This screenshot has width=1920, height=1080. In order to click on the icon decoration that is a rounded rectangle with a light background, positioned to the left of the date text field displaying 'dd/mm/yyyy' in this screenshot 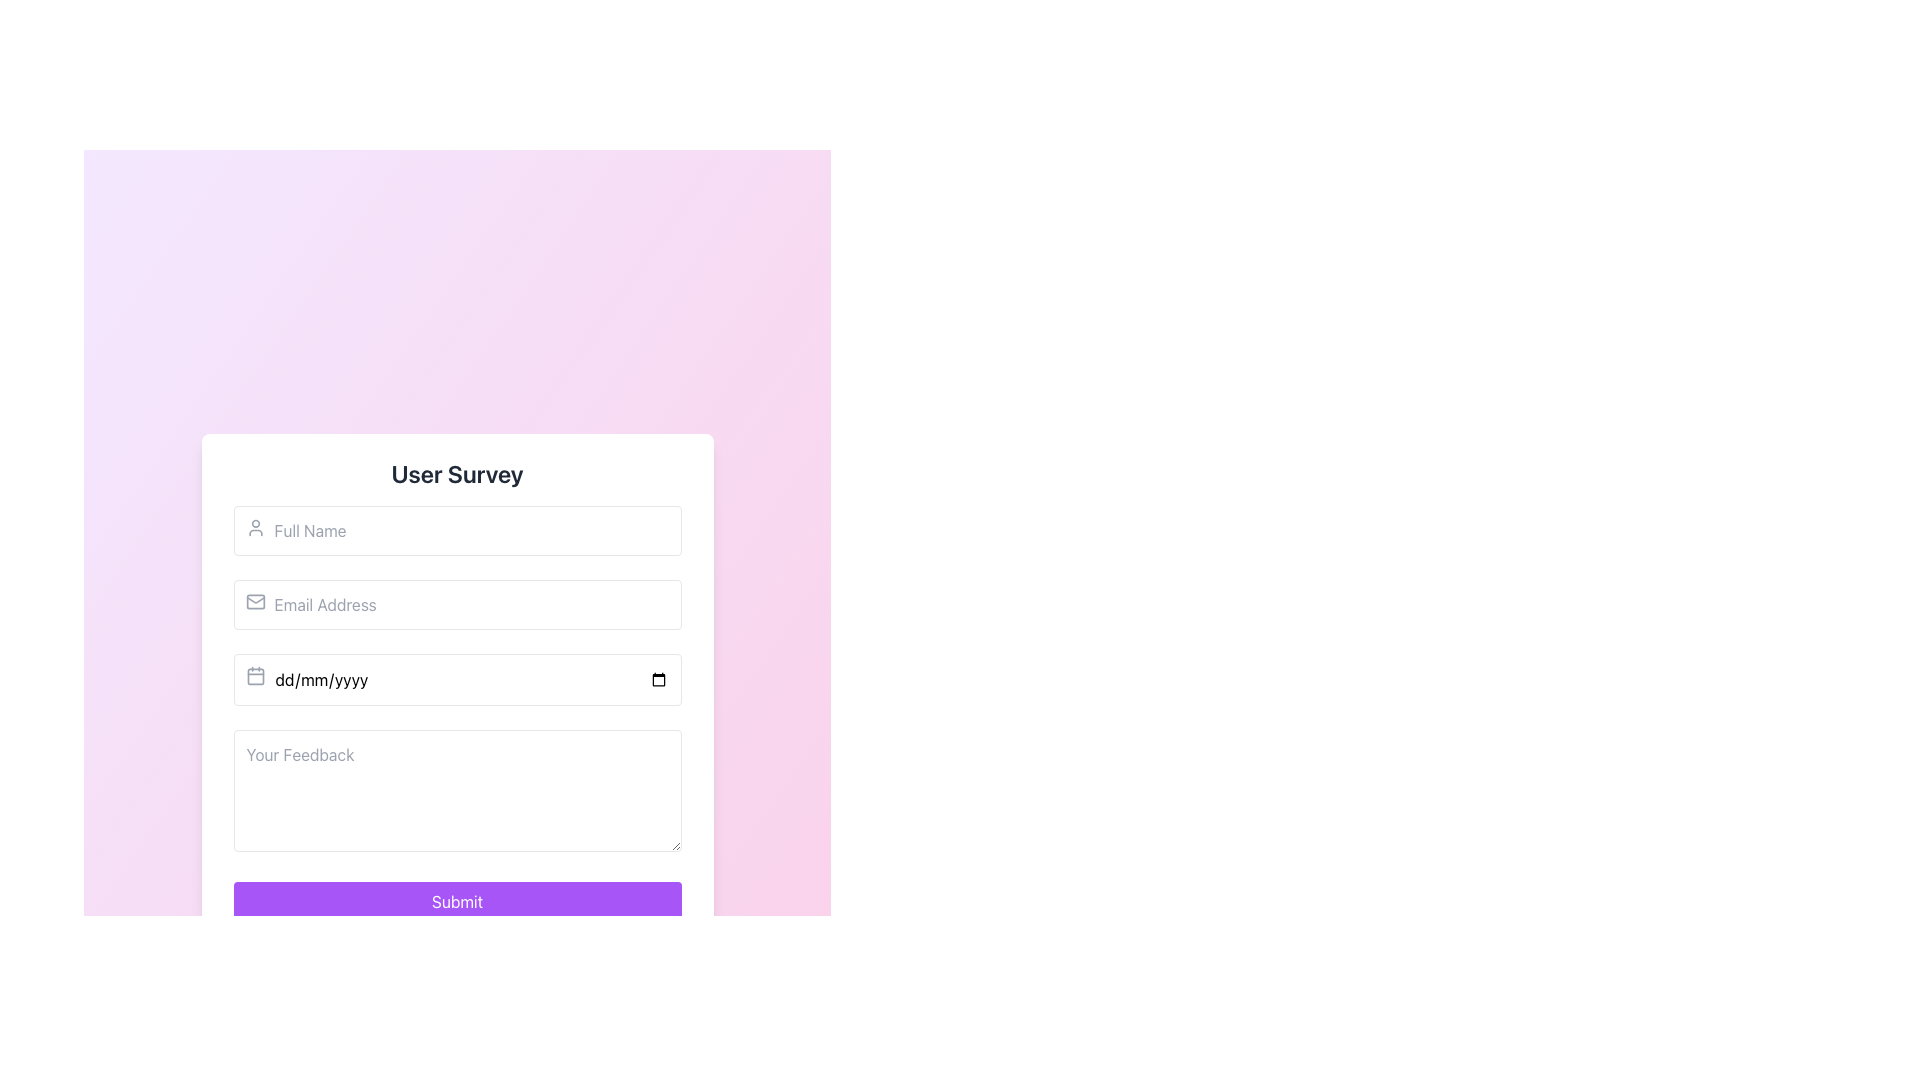, I will do `click(254, 675)`.